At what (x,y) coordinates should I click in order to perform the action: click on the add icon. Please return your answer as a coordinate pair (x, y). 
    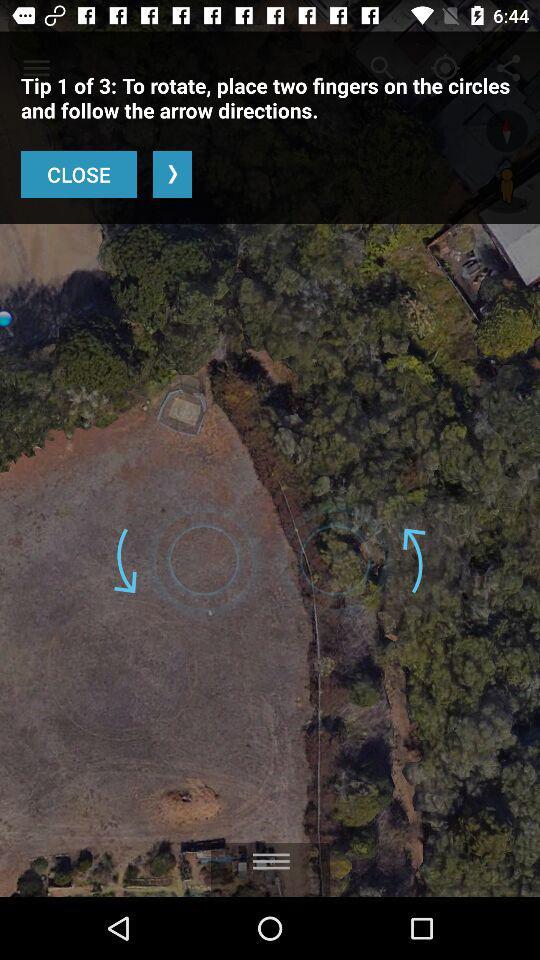
    Looking at the image, I should click on (507, 130).